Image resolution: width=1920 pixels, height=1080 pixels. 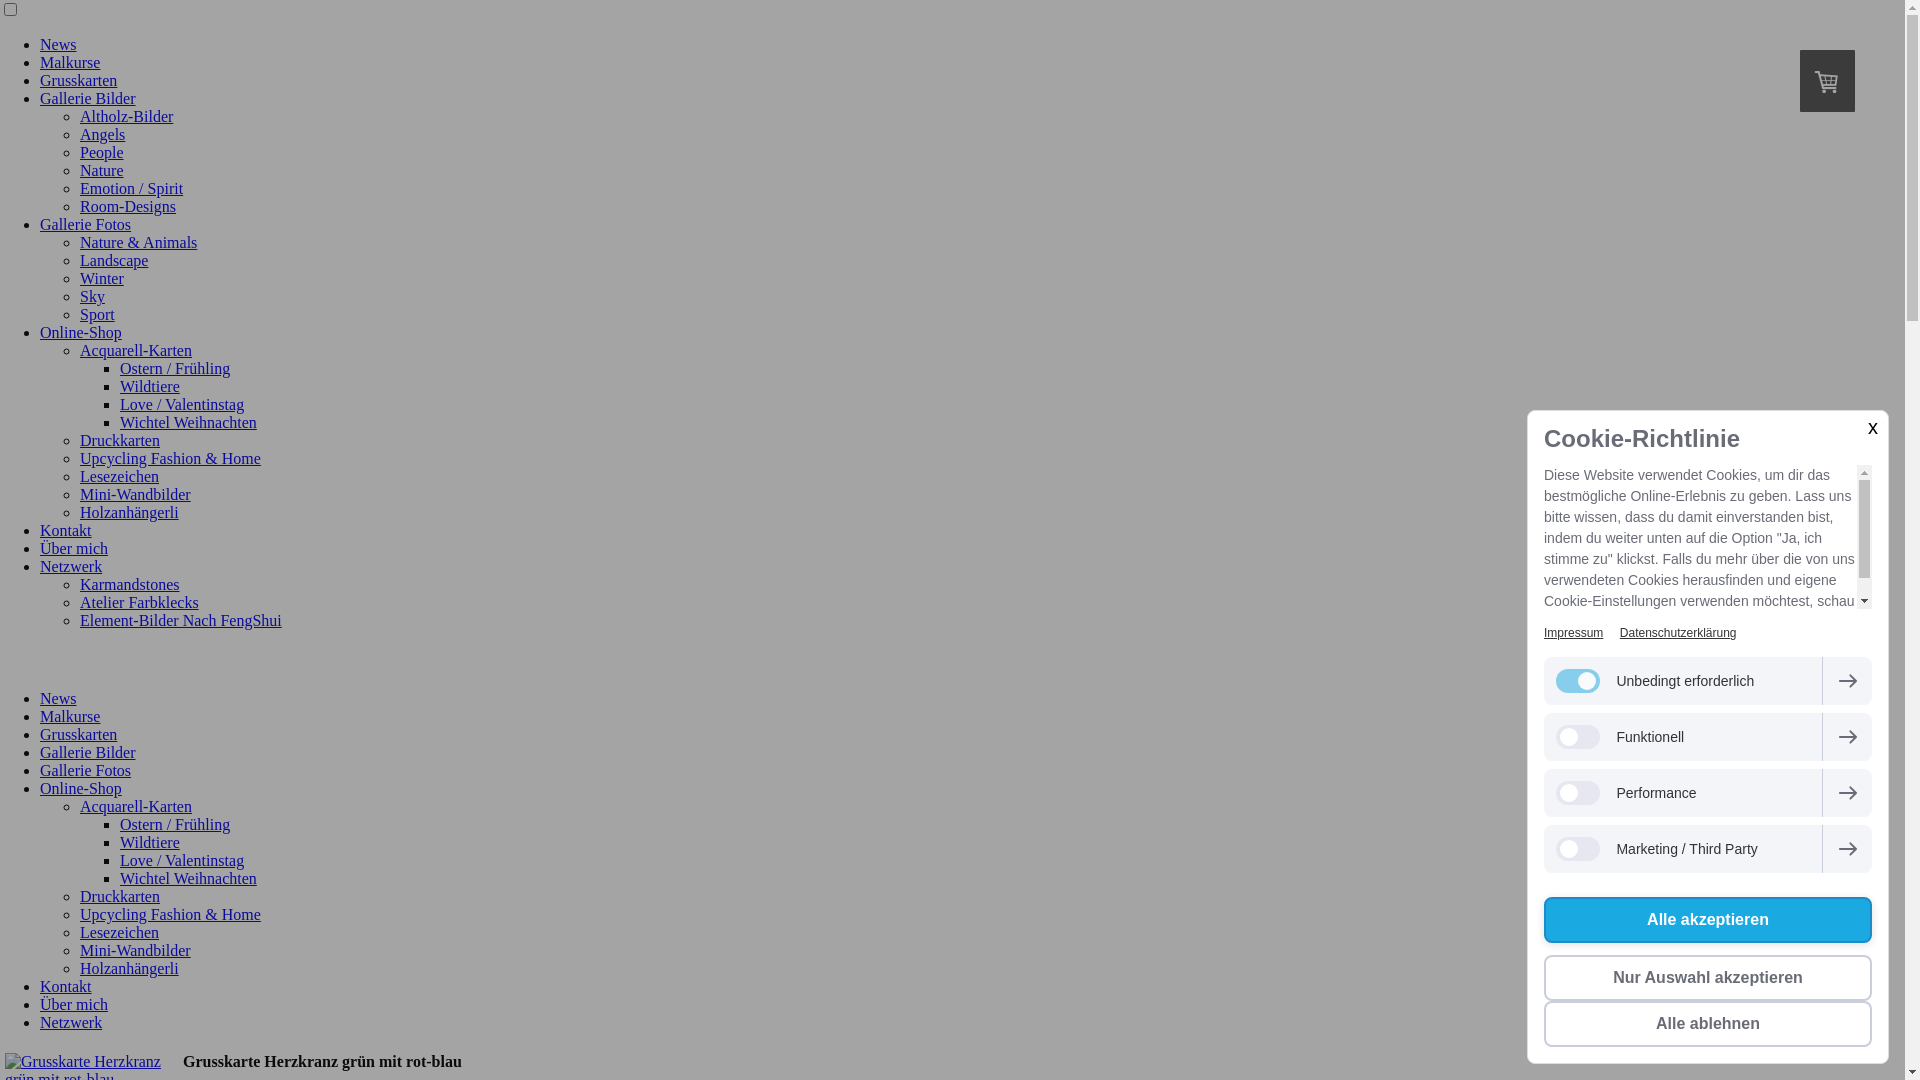 I want to click on 'Karmandstones', so click(x=80, y=584).